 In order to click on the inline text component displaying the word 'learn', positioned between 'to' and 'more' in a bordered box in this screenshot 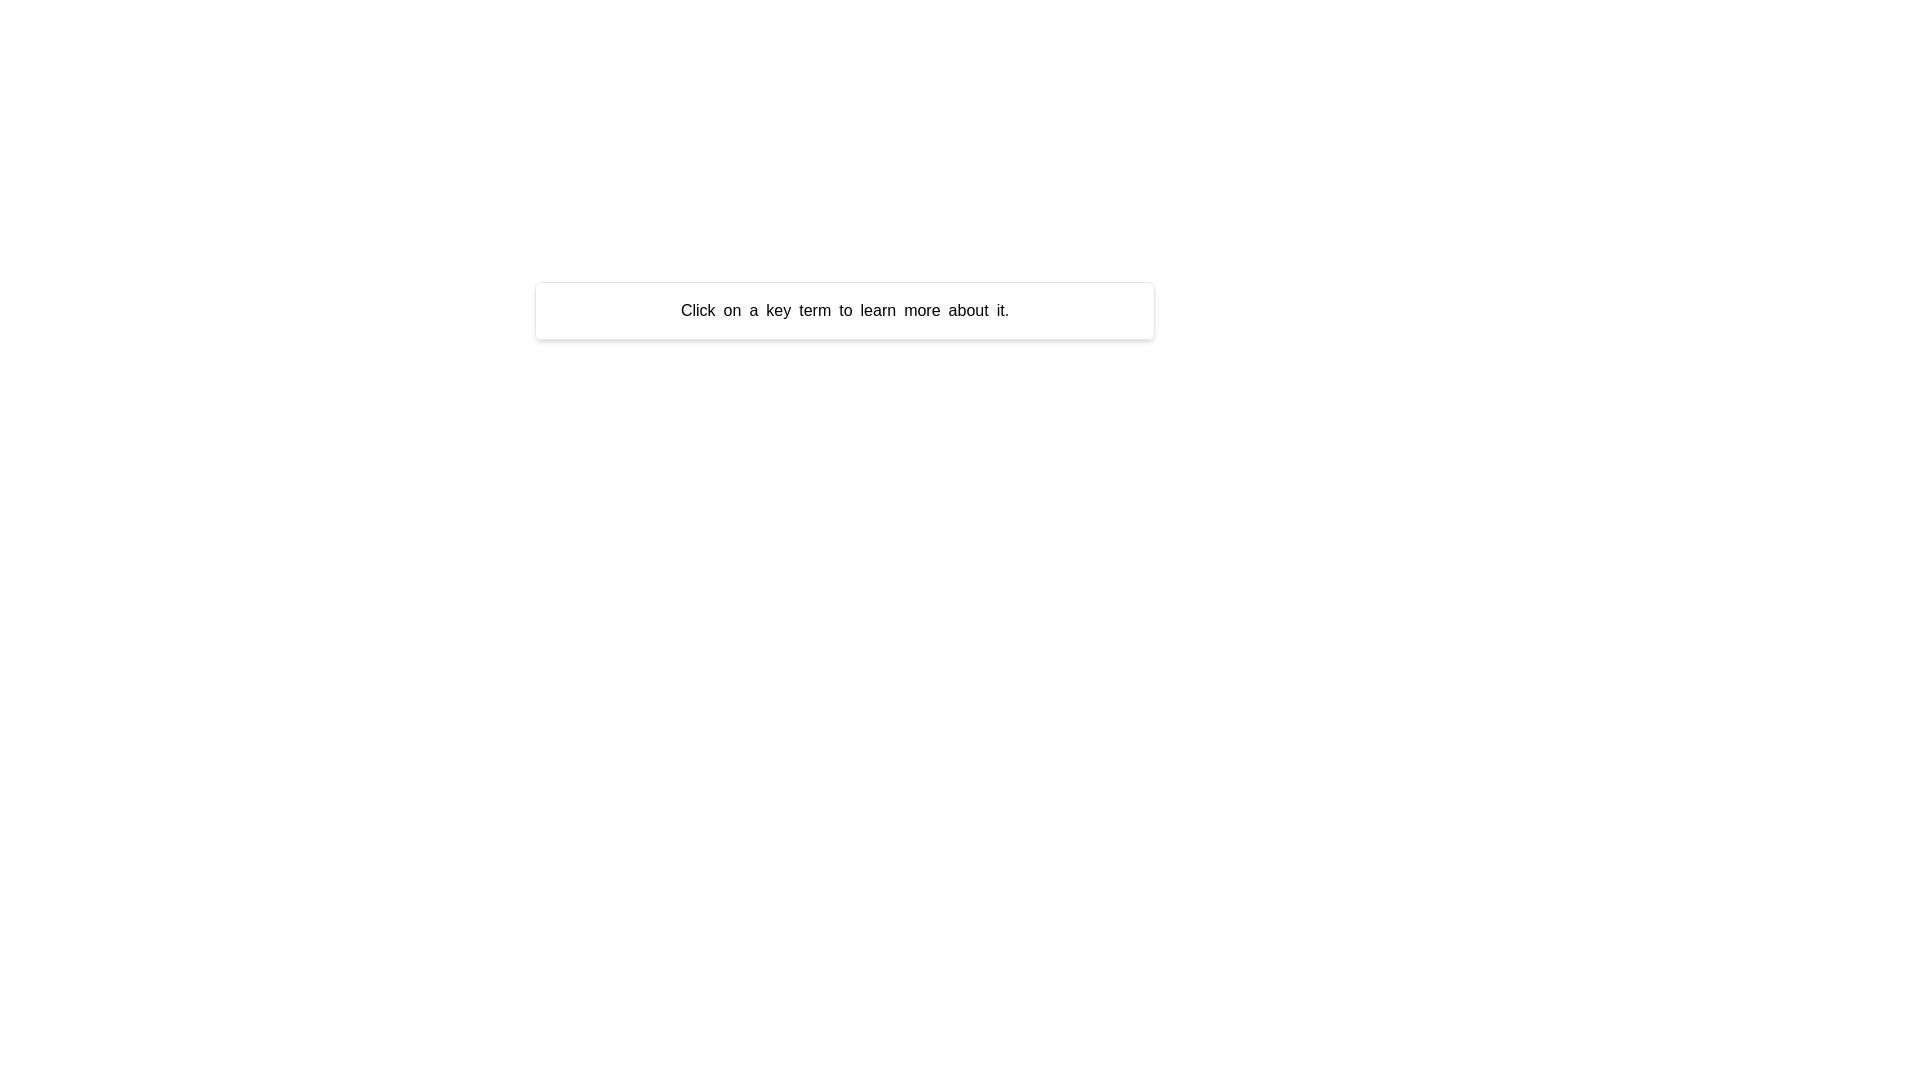, I will do `click(878, 310)`.